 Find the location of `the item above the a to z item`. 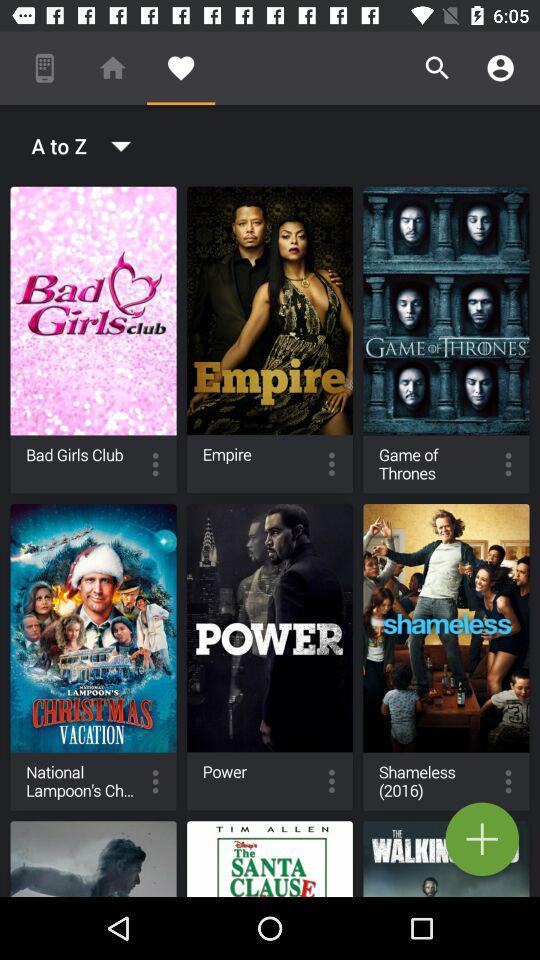

the item above the a to z item is located at coordinates (181, 68).